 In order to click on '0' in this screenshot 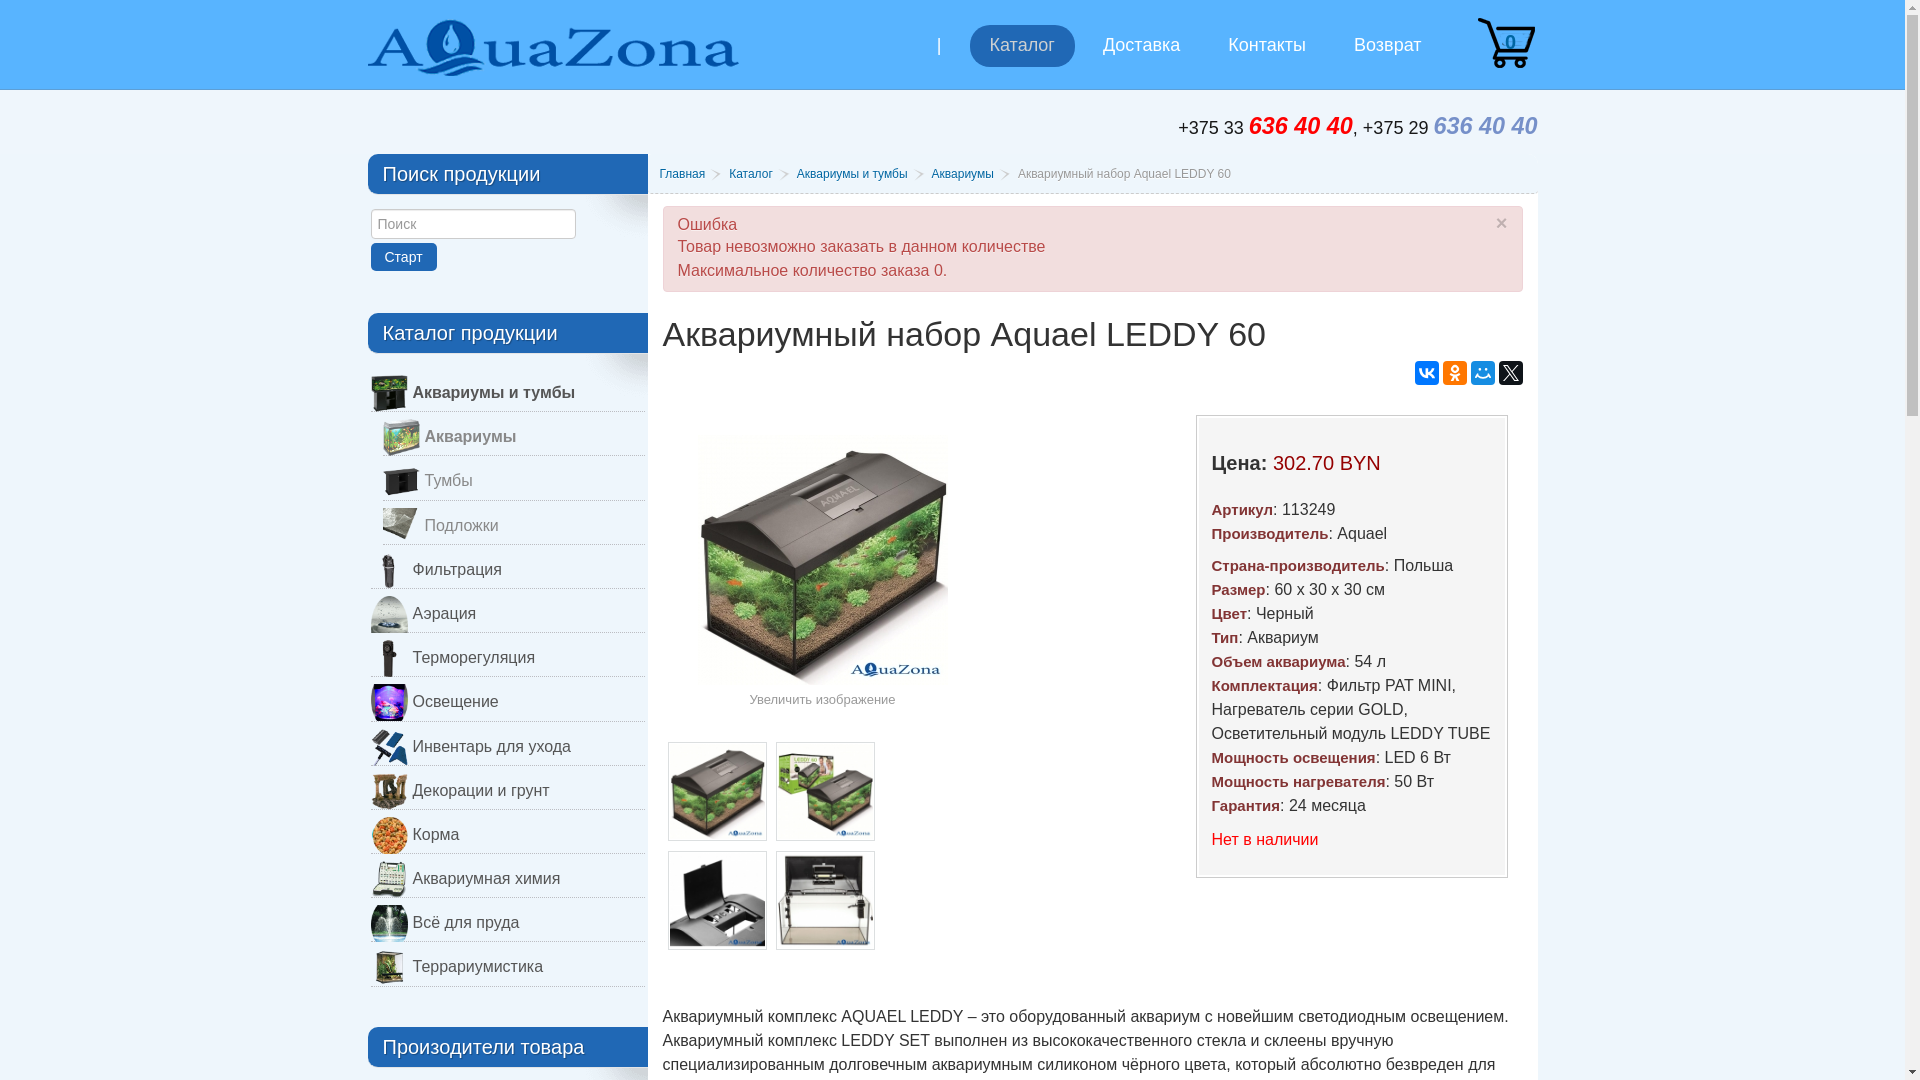, I will do `click(1473, 42)`.